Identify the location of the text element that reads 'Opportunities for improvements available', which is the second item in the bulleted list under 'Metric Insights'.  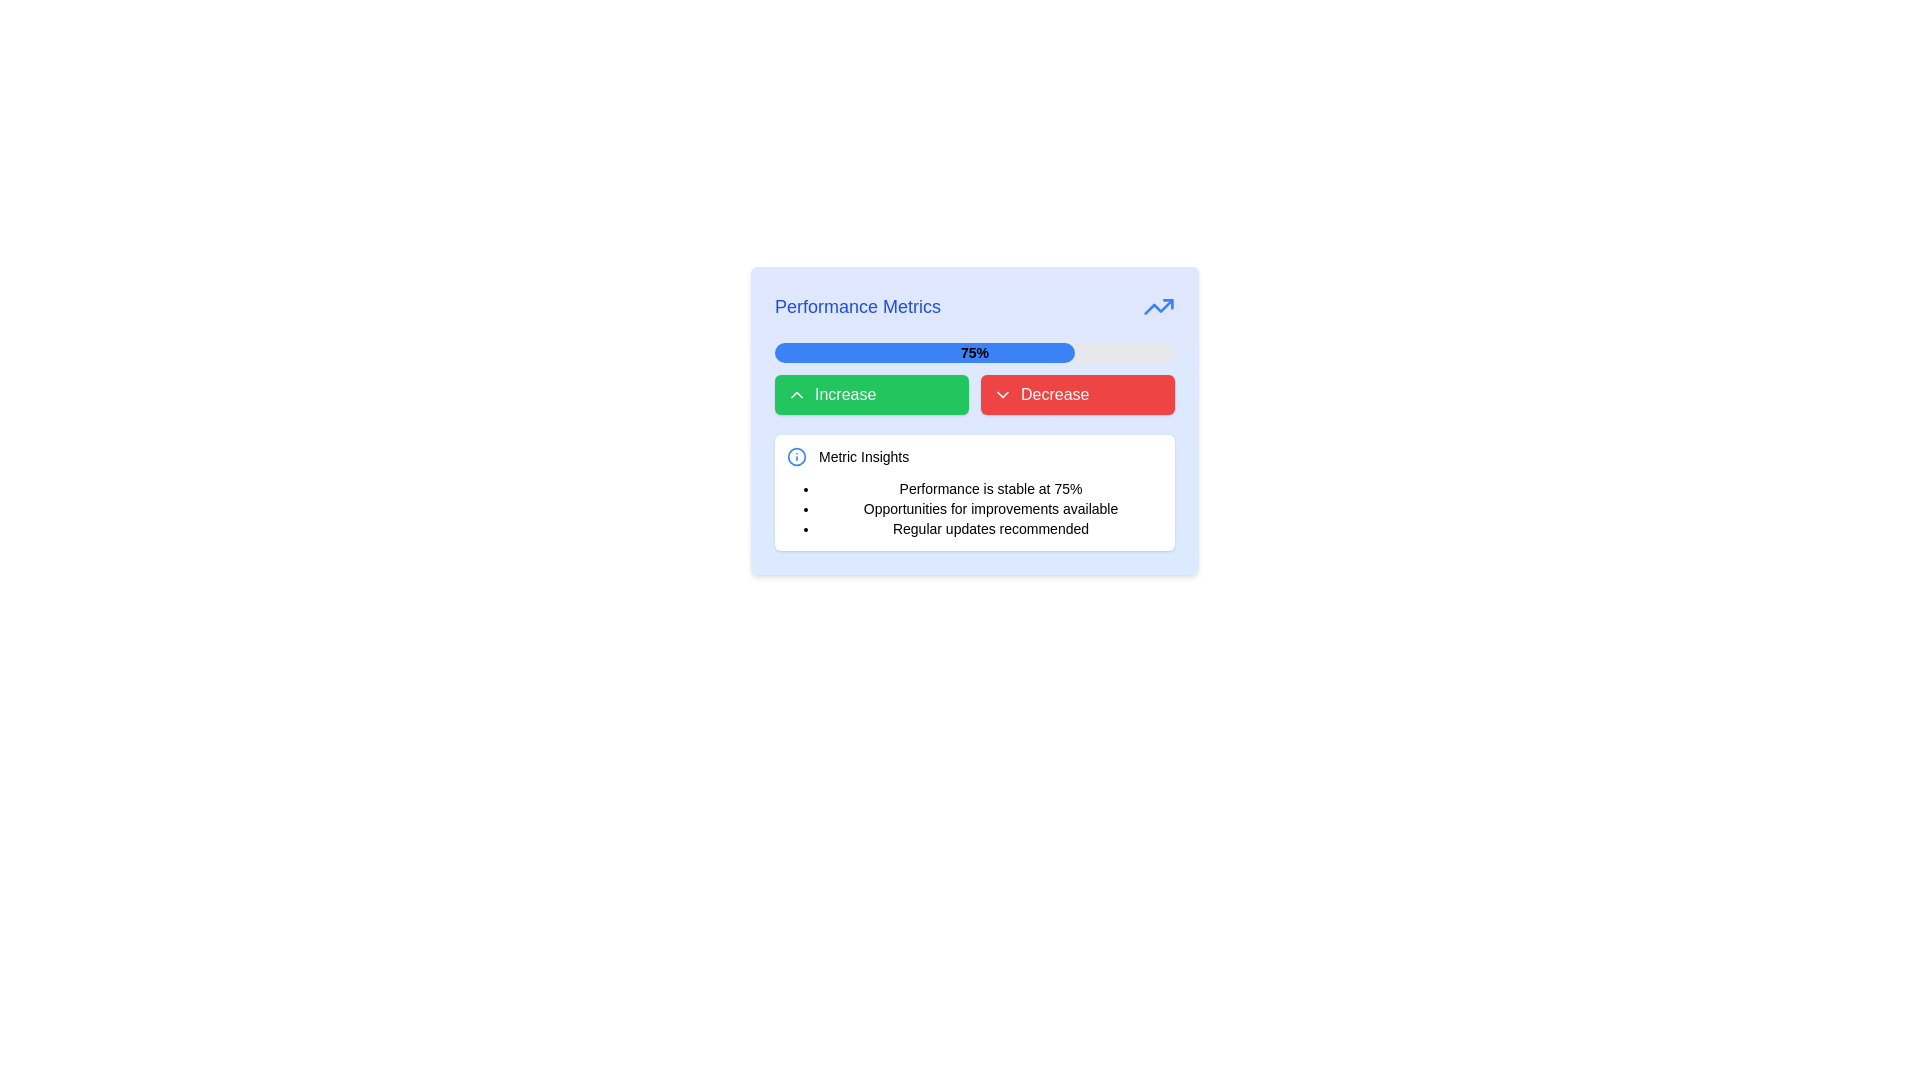
(990, 508).